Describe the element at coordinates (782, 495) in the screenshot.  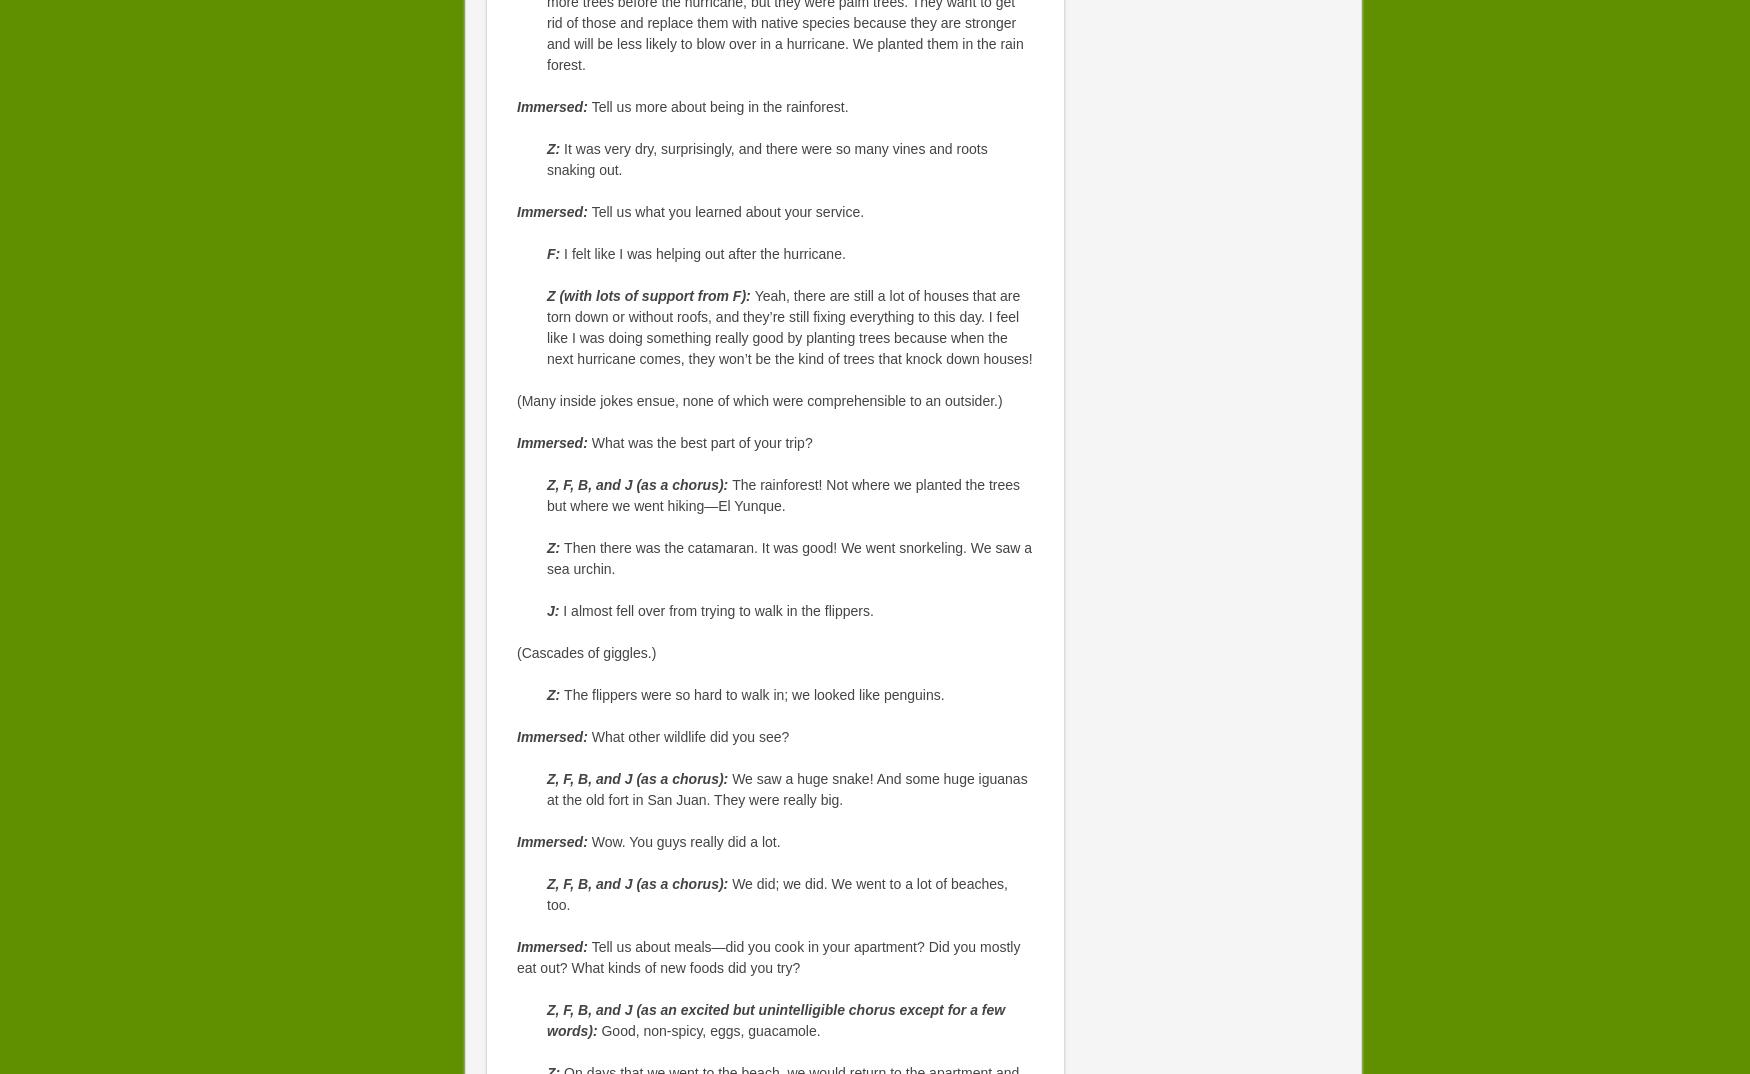
I see `'The rainforest! Not where we planted the trees but where we went hiking—El Yunque.'` at that location.